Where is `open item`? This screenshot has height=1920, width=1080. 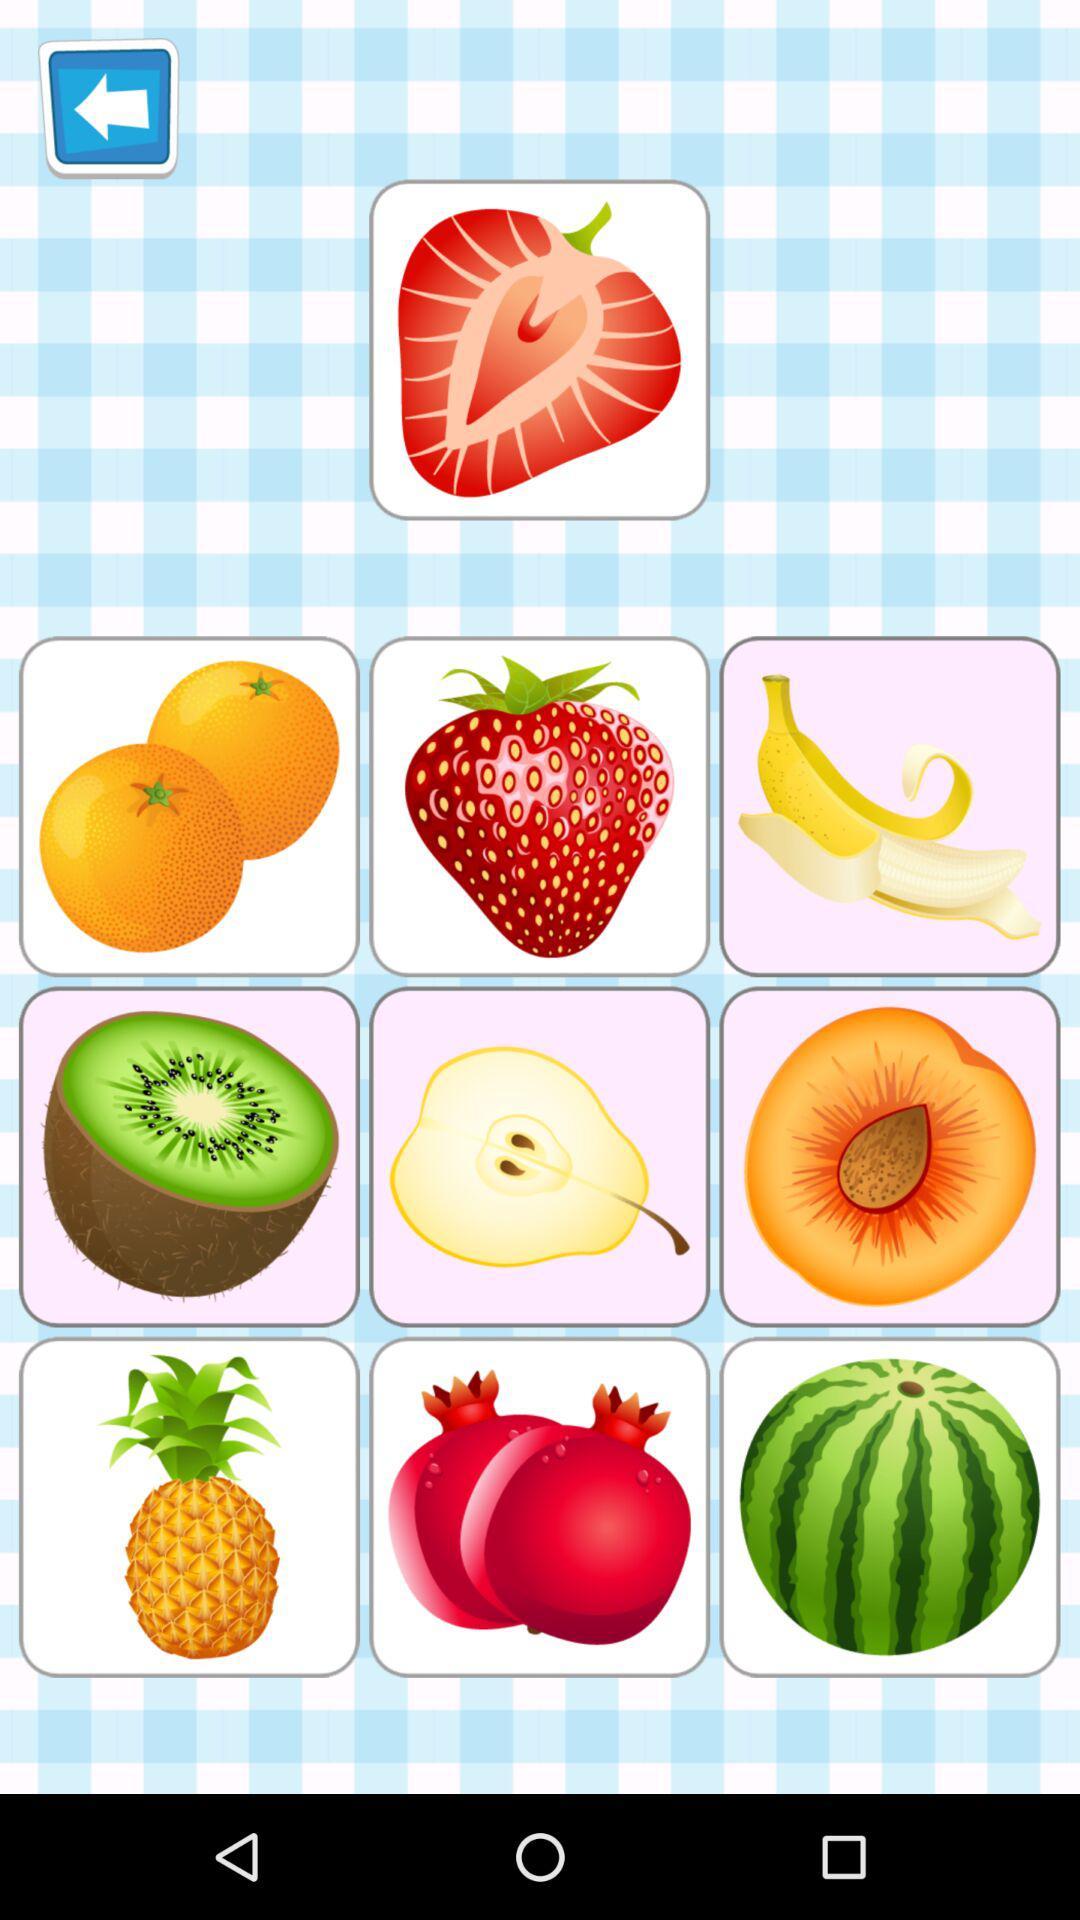
open item is located at coordinates (538, 349).